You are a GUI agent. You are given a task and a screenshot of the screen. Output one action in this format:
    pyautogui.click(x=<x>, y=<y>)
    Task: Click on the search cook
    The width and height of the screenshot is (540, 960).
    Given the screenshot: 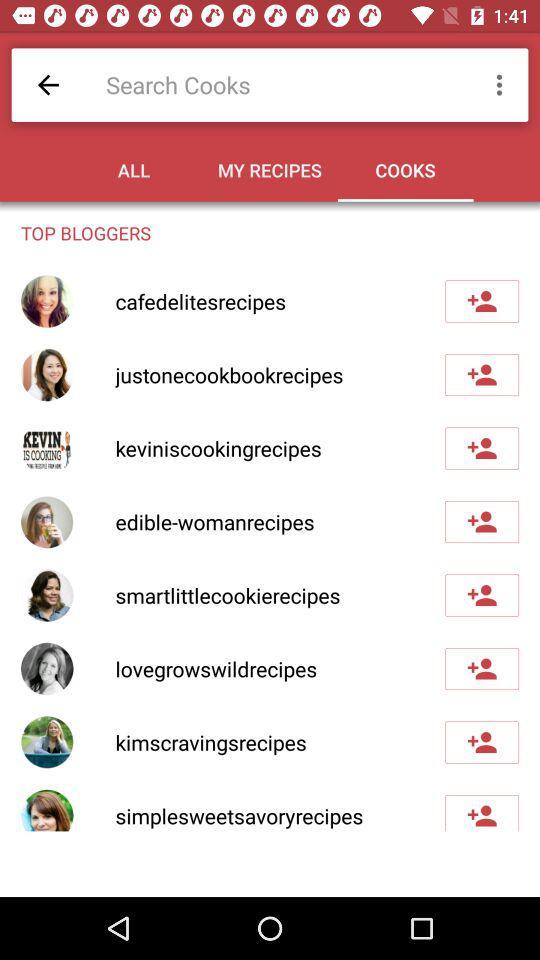 What is the action you would take?
    pyautogui.click(x=279, y=84)
    